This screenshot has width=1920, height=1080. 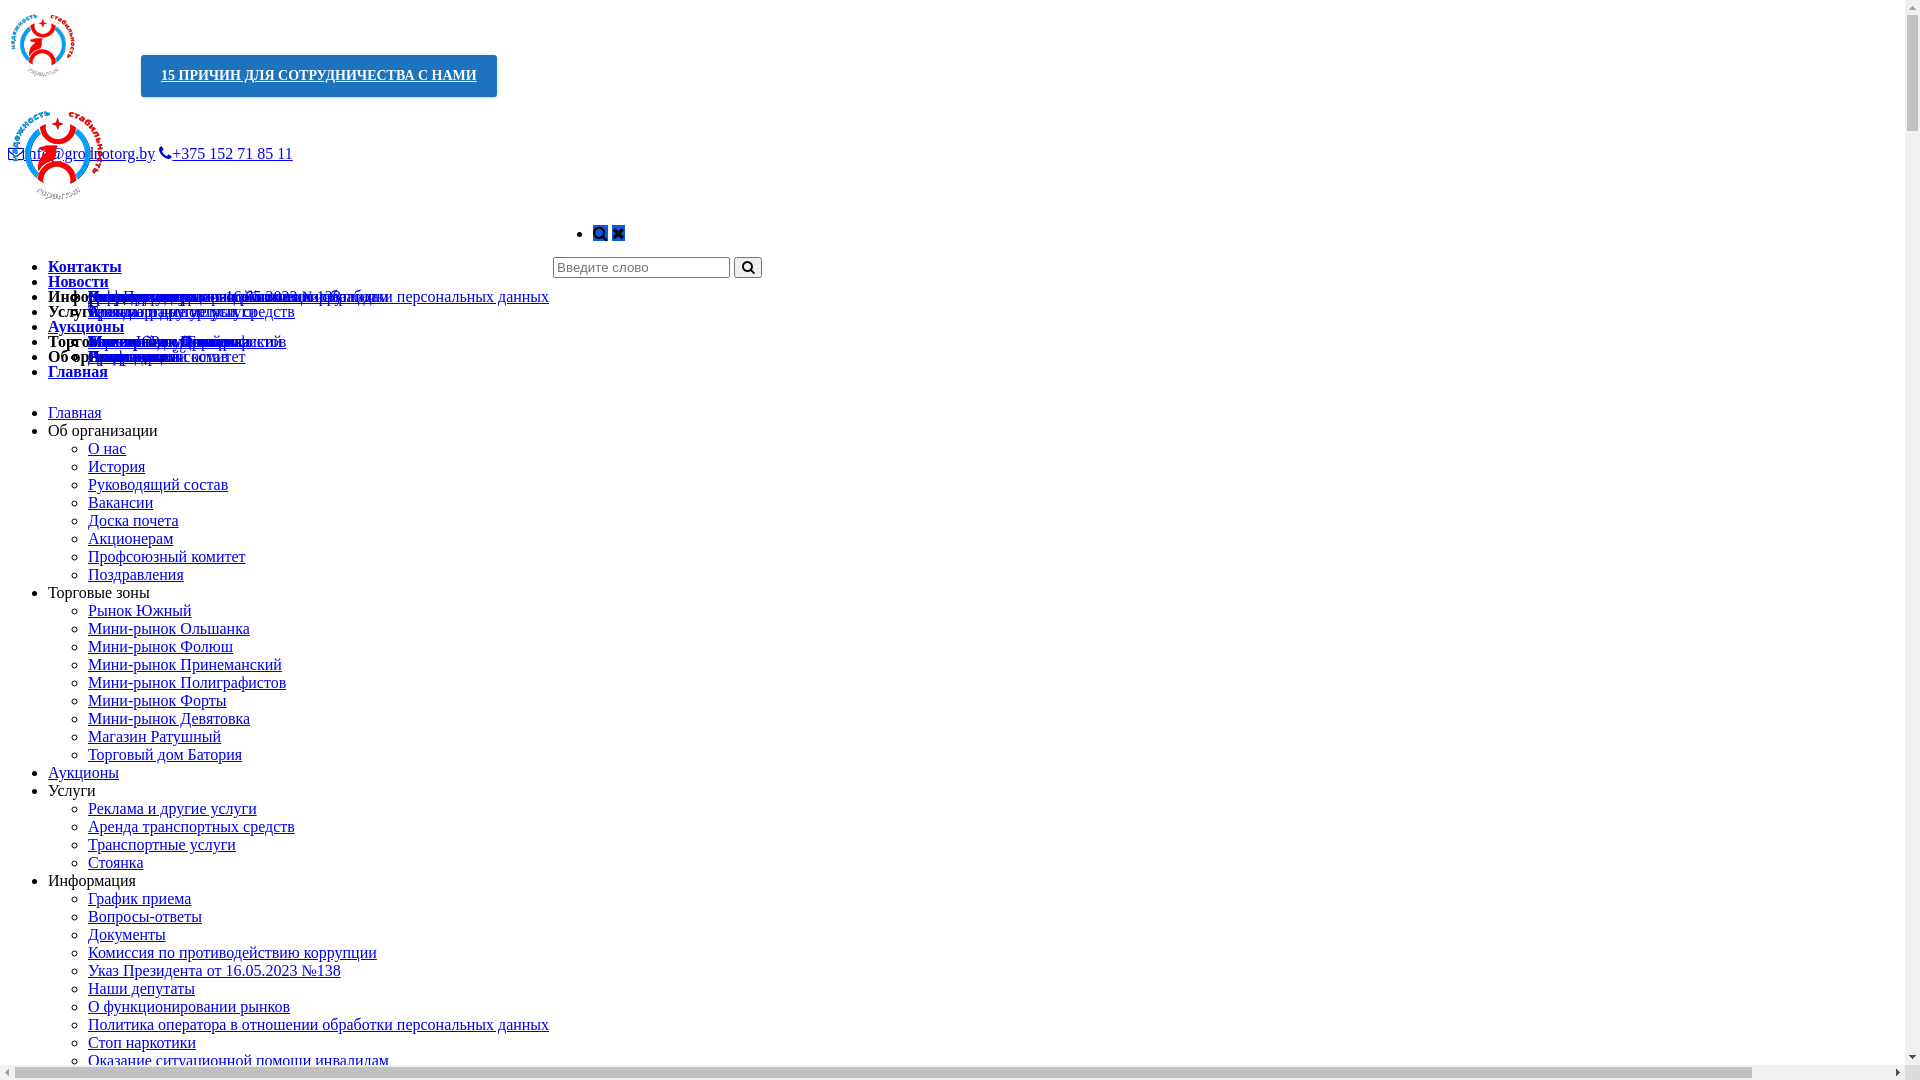 I want to click on '+375 152 71 85 11', so click(x=225, y=152).